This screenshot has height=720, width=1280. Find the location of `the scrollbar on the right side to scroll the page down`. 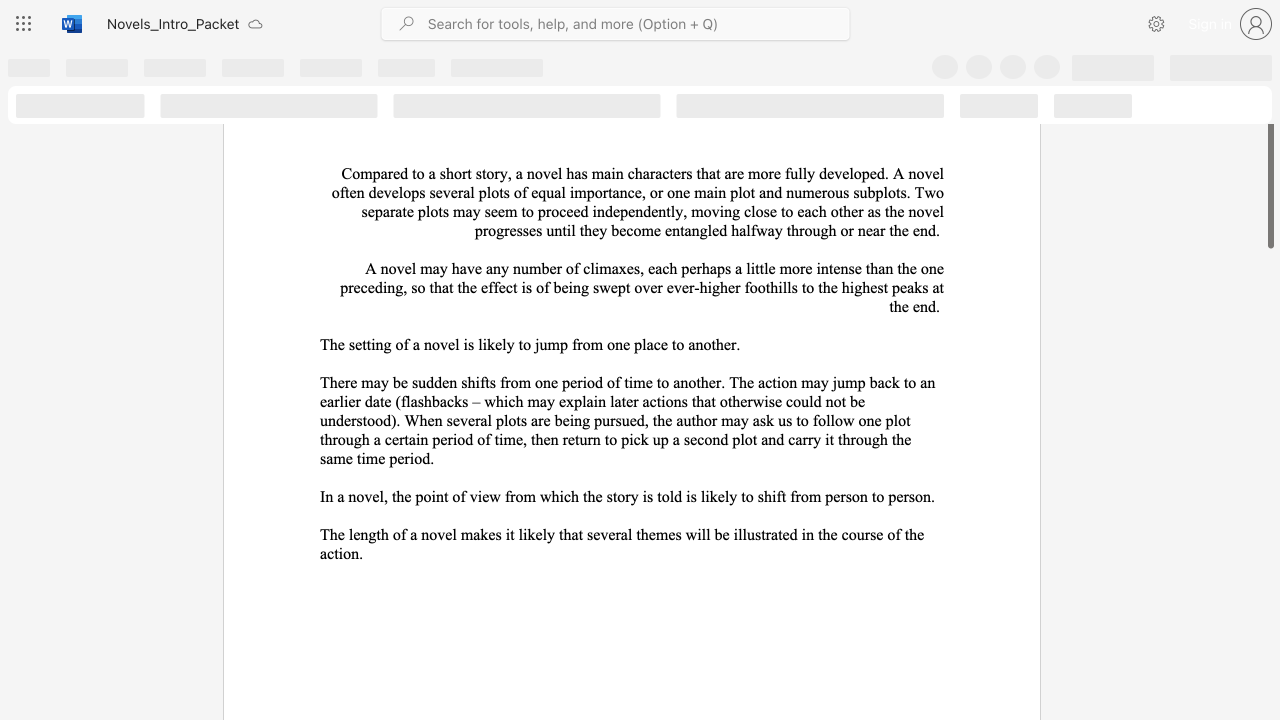

the scrollbar on the right side to scroll the page down is located at coordinates (1269, 290).